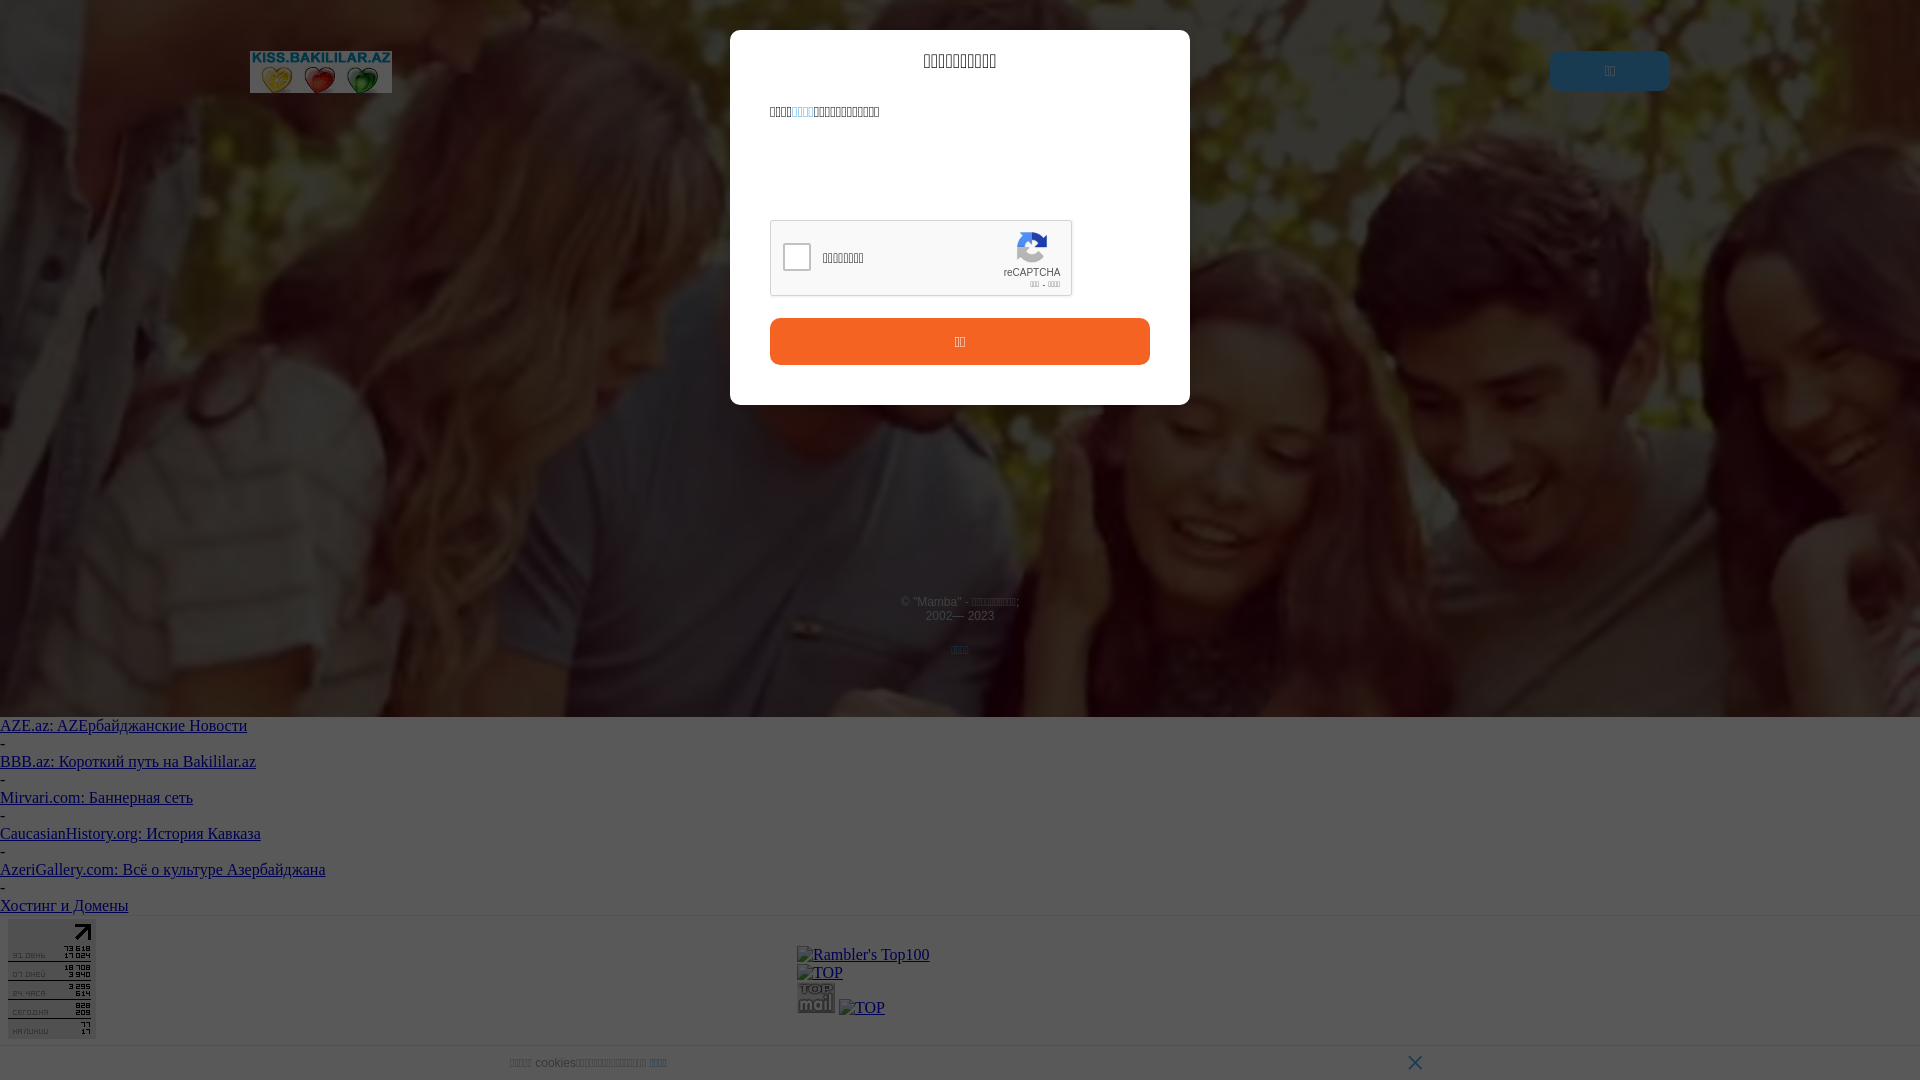 This screenshot has width=1920, height=1080. What do you see at coordinates (920, 257) in the screenshot?
I see `'reCAPTCHA'` at bounding box center [920, 257].